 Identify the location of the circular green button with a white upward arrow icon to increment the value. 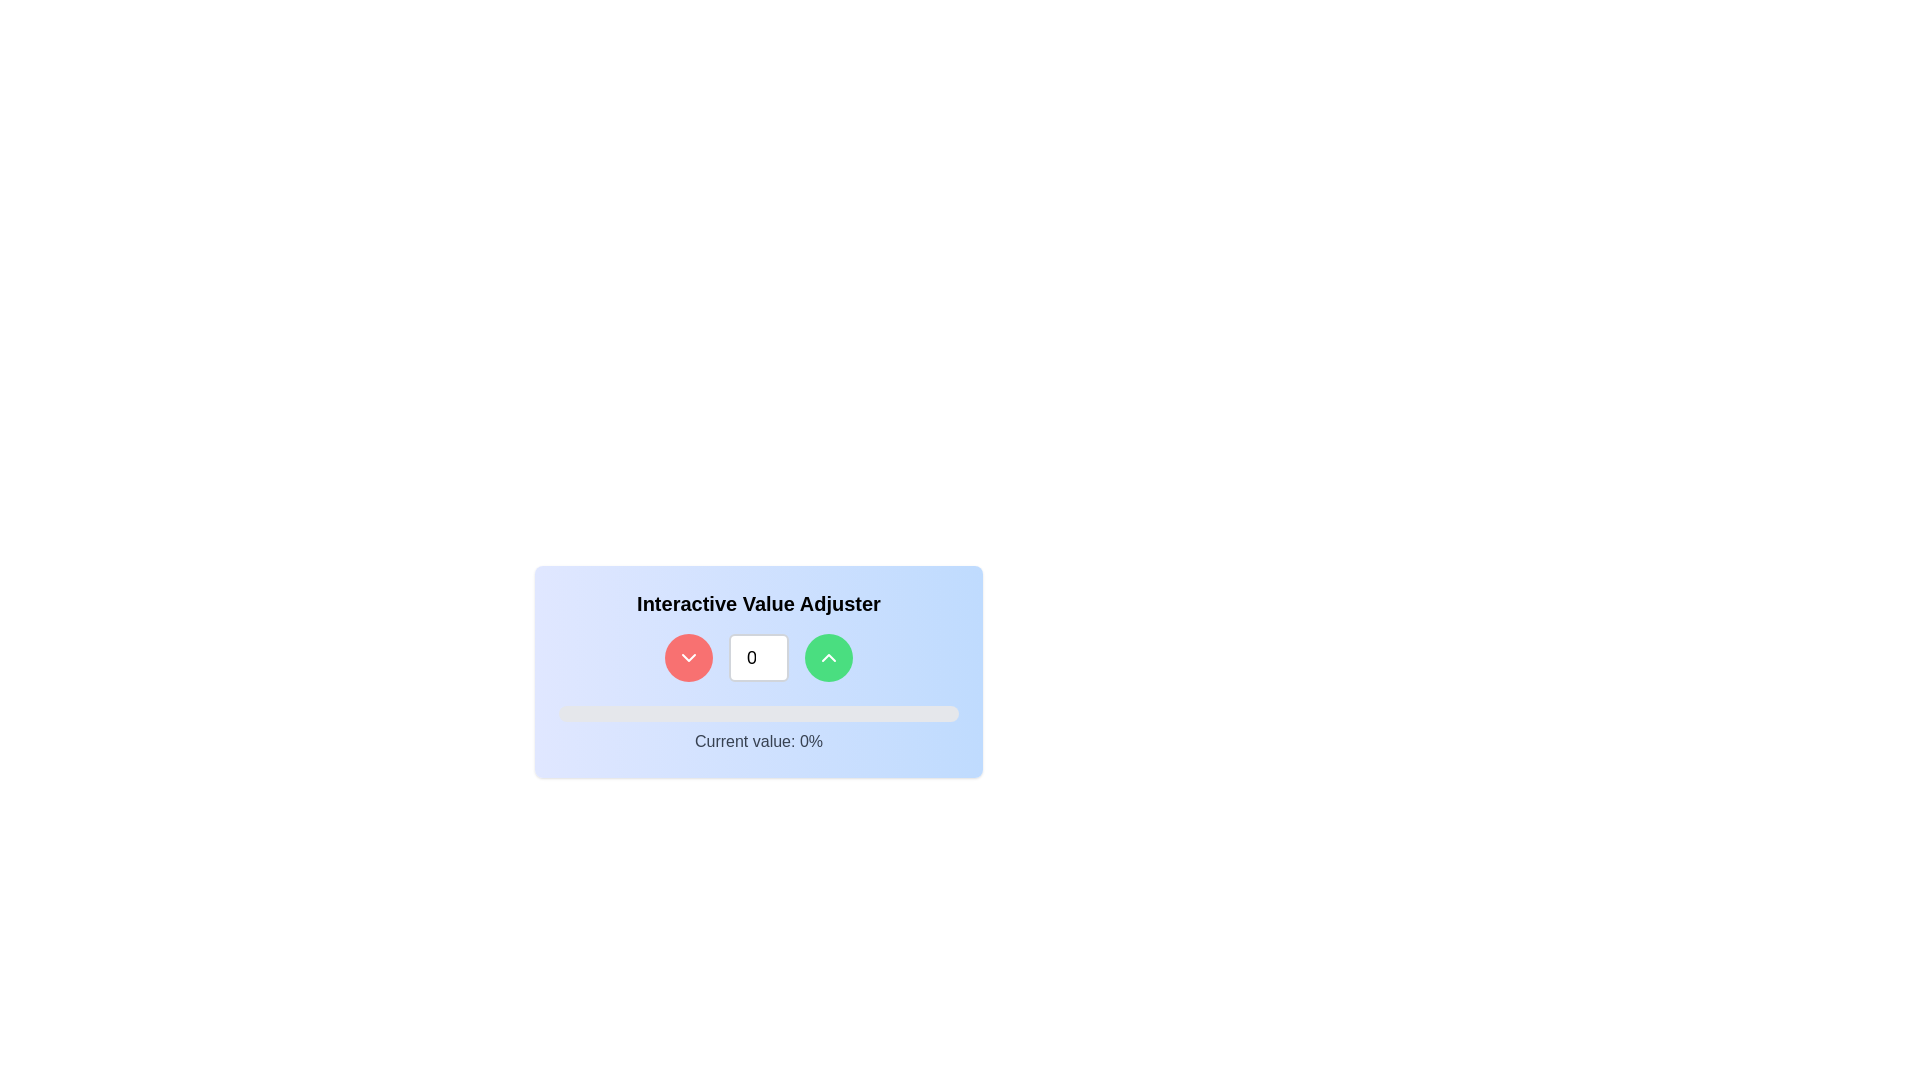
(829, 658).